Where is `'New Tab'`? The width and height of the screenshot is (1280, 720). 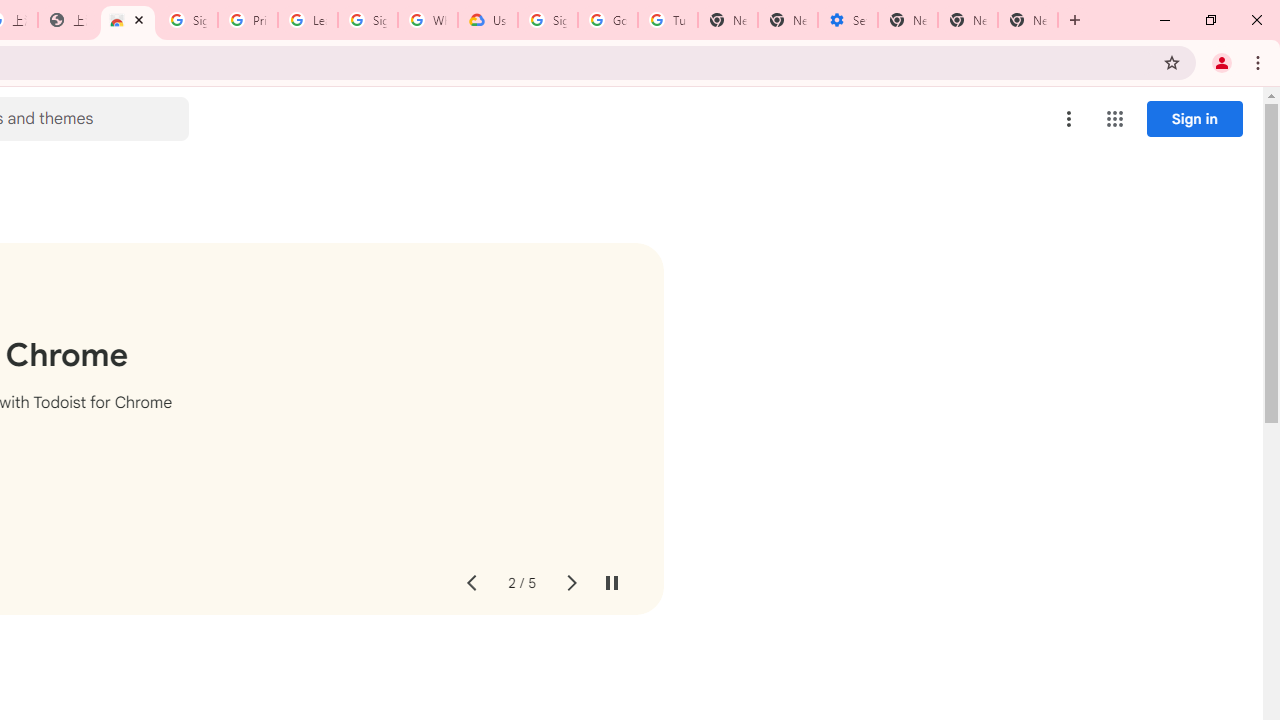
'New Tab' is located at coordinates (1028, 20).